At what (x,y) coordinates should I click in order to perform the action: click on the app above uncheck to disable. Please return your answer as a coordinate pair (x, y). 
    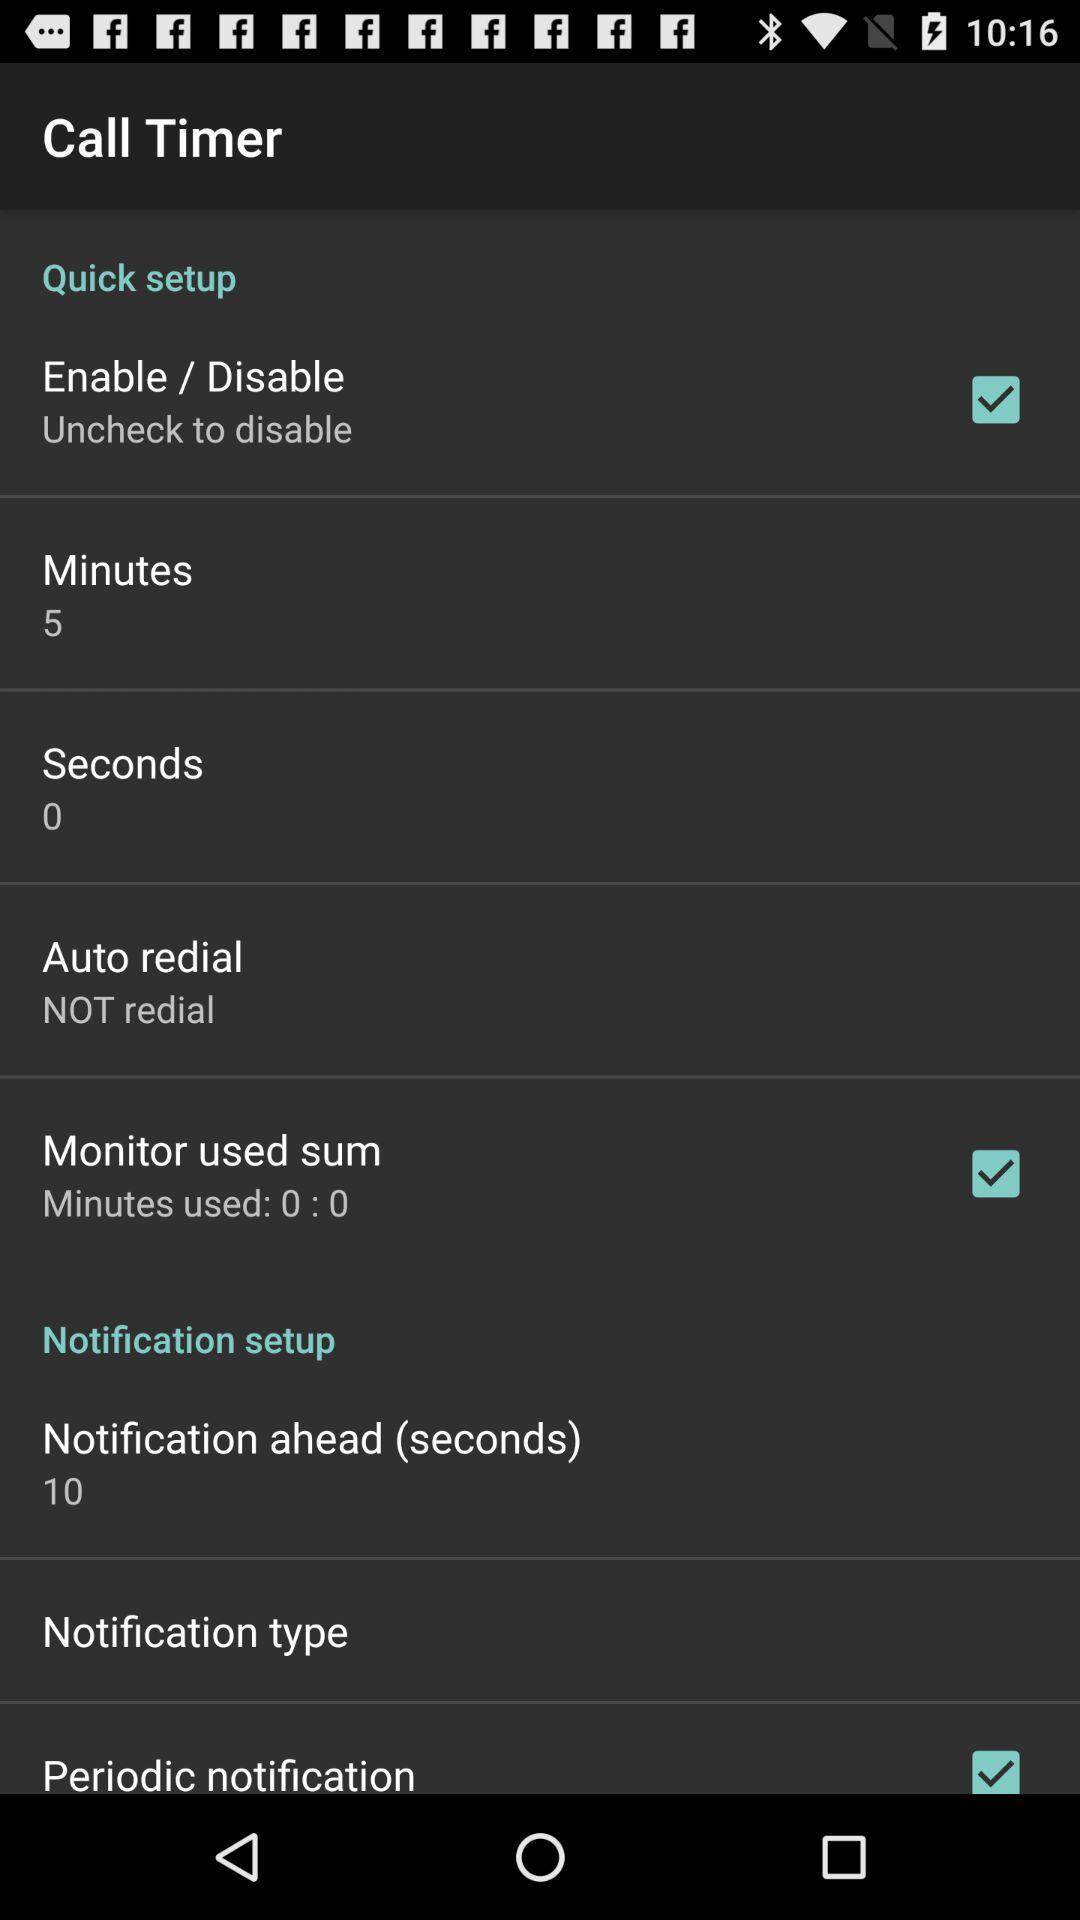
    Looking at the image, I should click on (193, 374).